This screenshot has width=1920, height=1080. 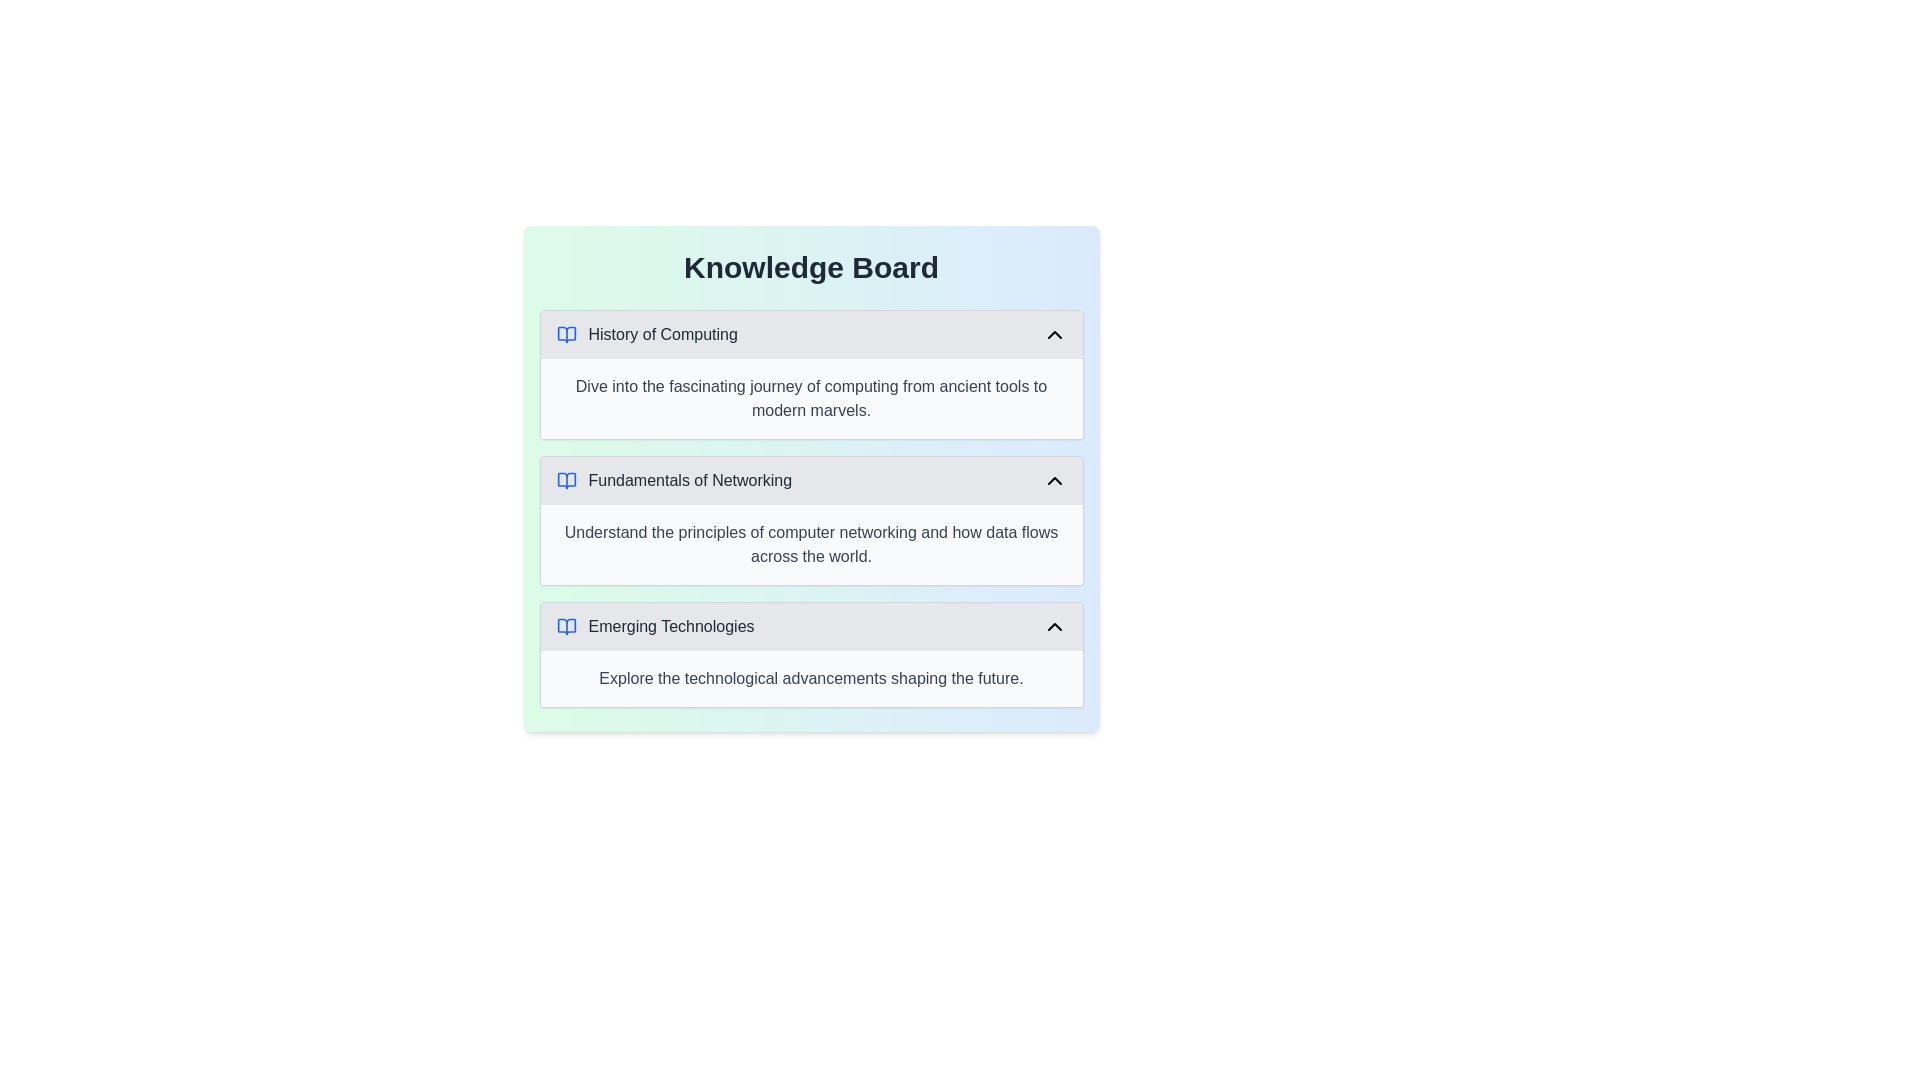 What do you see at coordinates (565, 626) in the screenshot?
I see `the decorative graphic icon that represents the 'Emerging Technologies' label in the list, located to the left of the label's text` at bounding box center [565, 626].